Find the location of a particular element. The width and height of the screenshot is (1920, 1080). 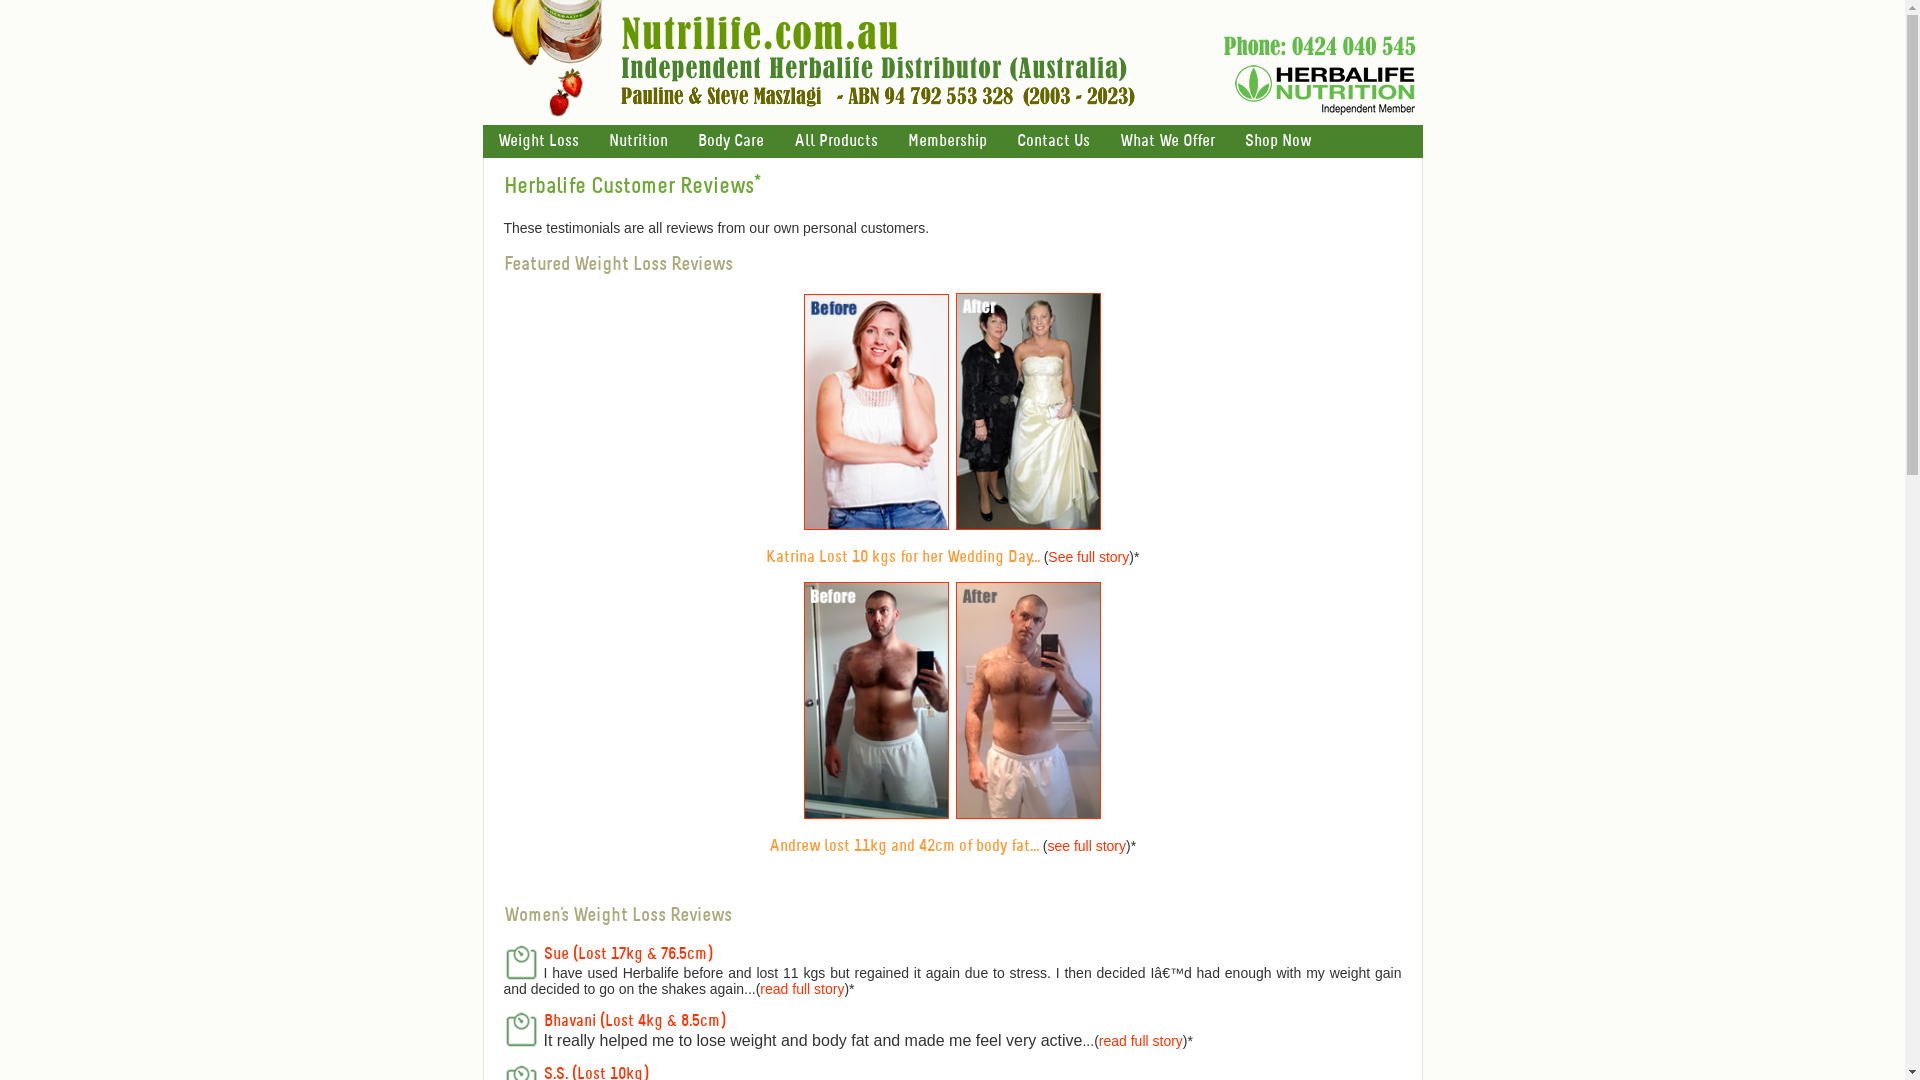

'read full story' is located at coordinates (801, 987).